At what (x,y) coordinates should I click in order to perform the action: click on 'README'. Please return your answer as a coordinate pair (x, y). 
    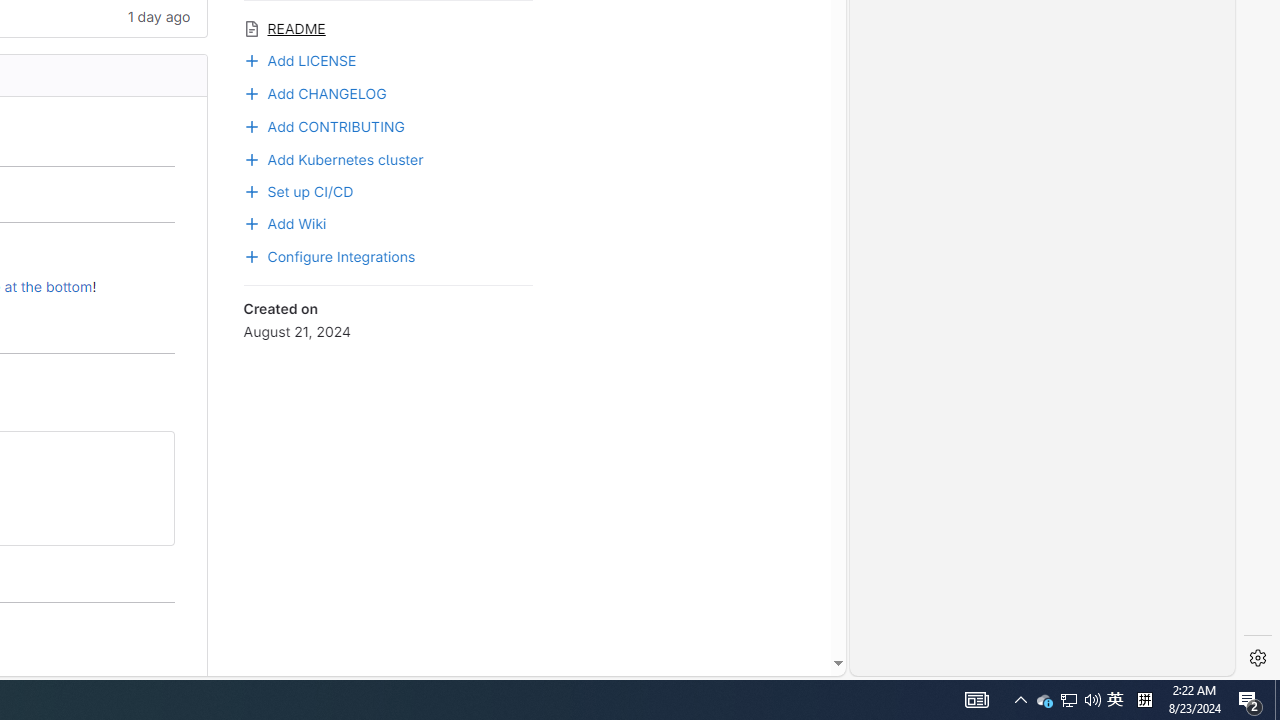
    Looking at the image, I should click on (387, 27).